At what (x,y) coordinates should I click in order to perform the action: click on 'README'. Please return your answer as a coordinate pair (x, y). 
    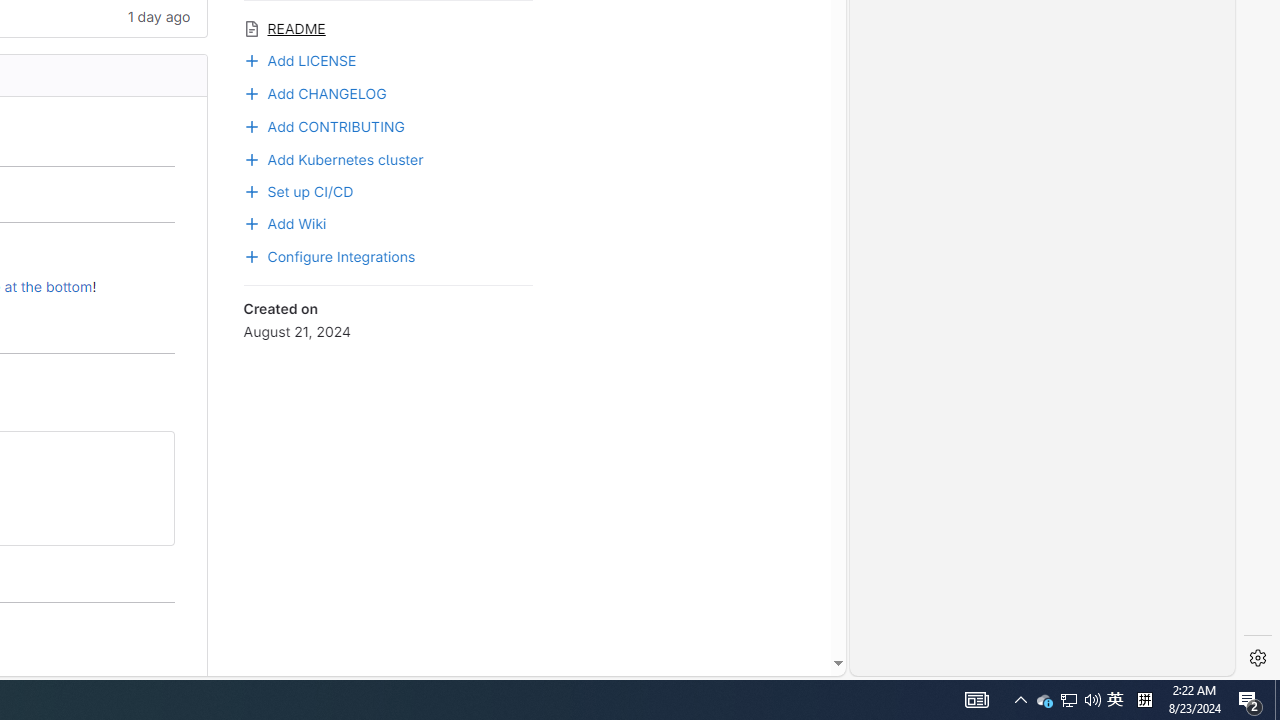
    Looking at the image, I should click on (387, 27).